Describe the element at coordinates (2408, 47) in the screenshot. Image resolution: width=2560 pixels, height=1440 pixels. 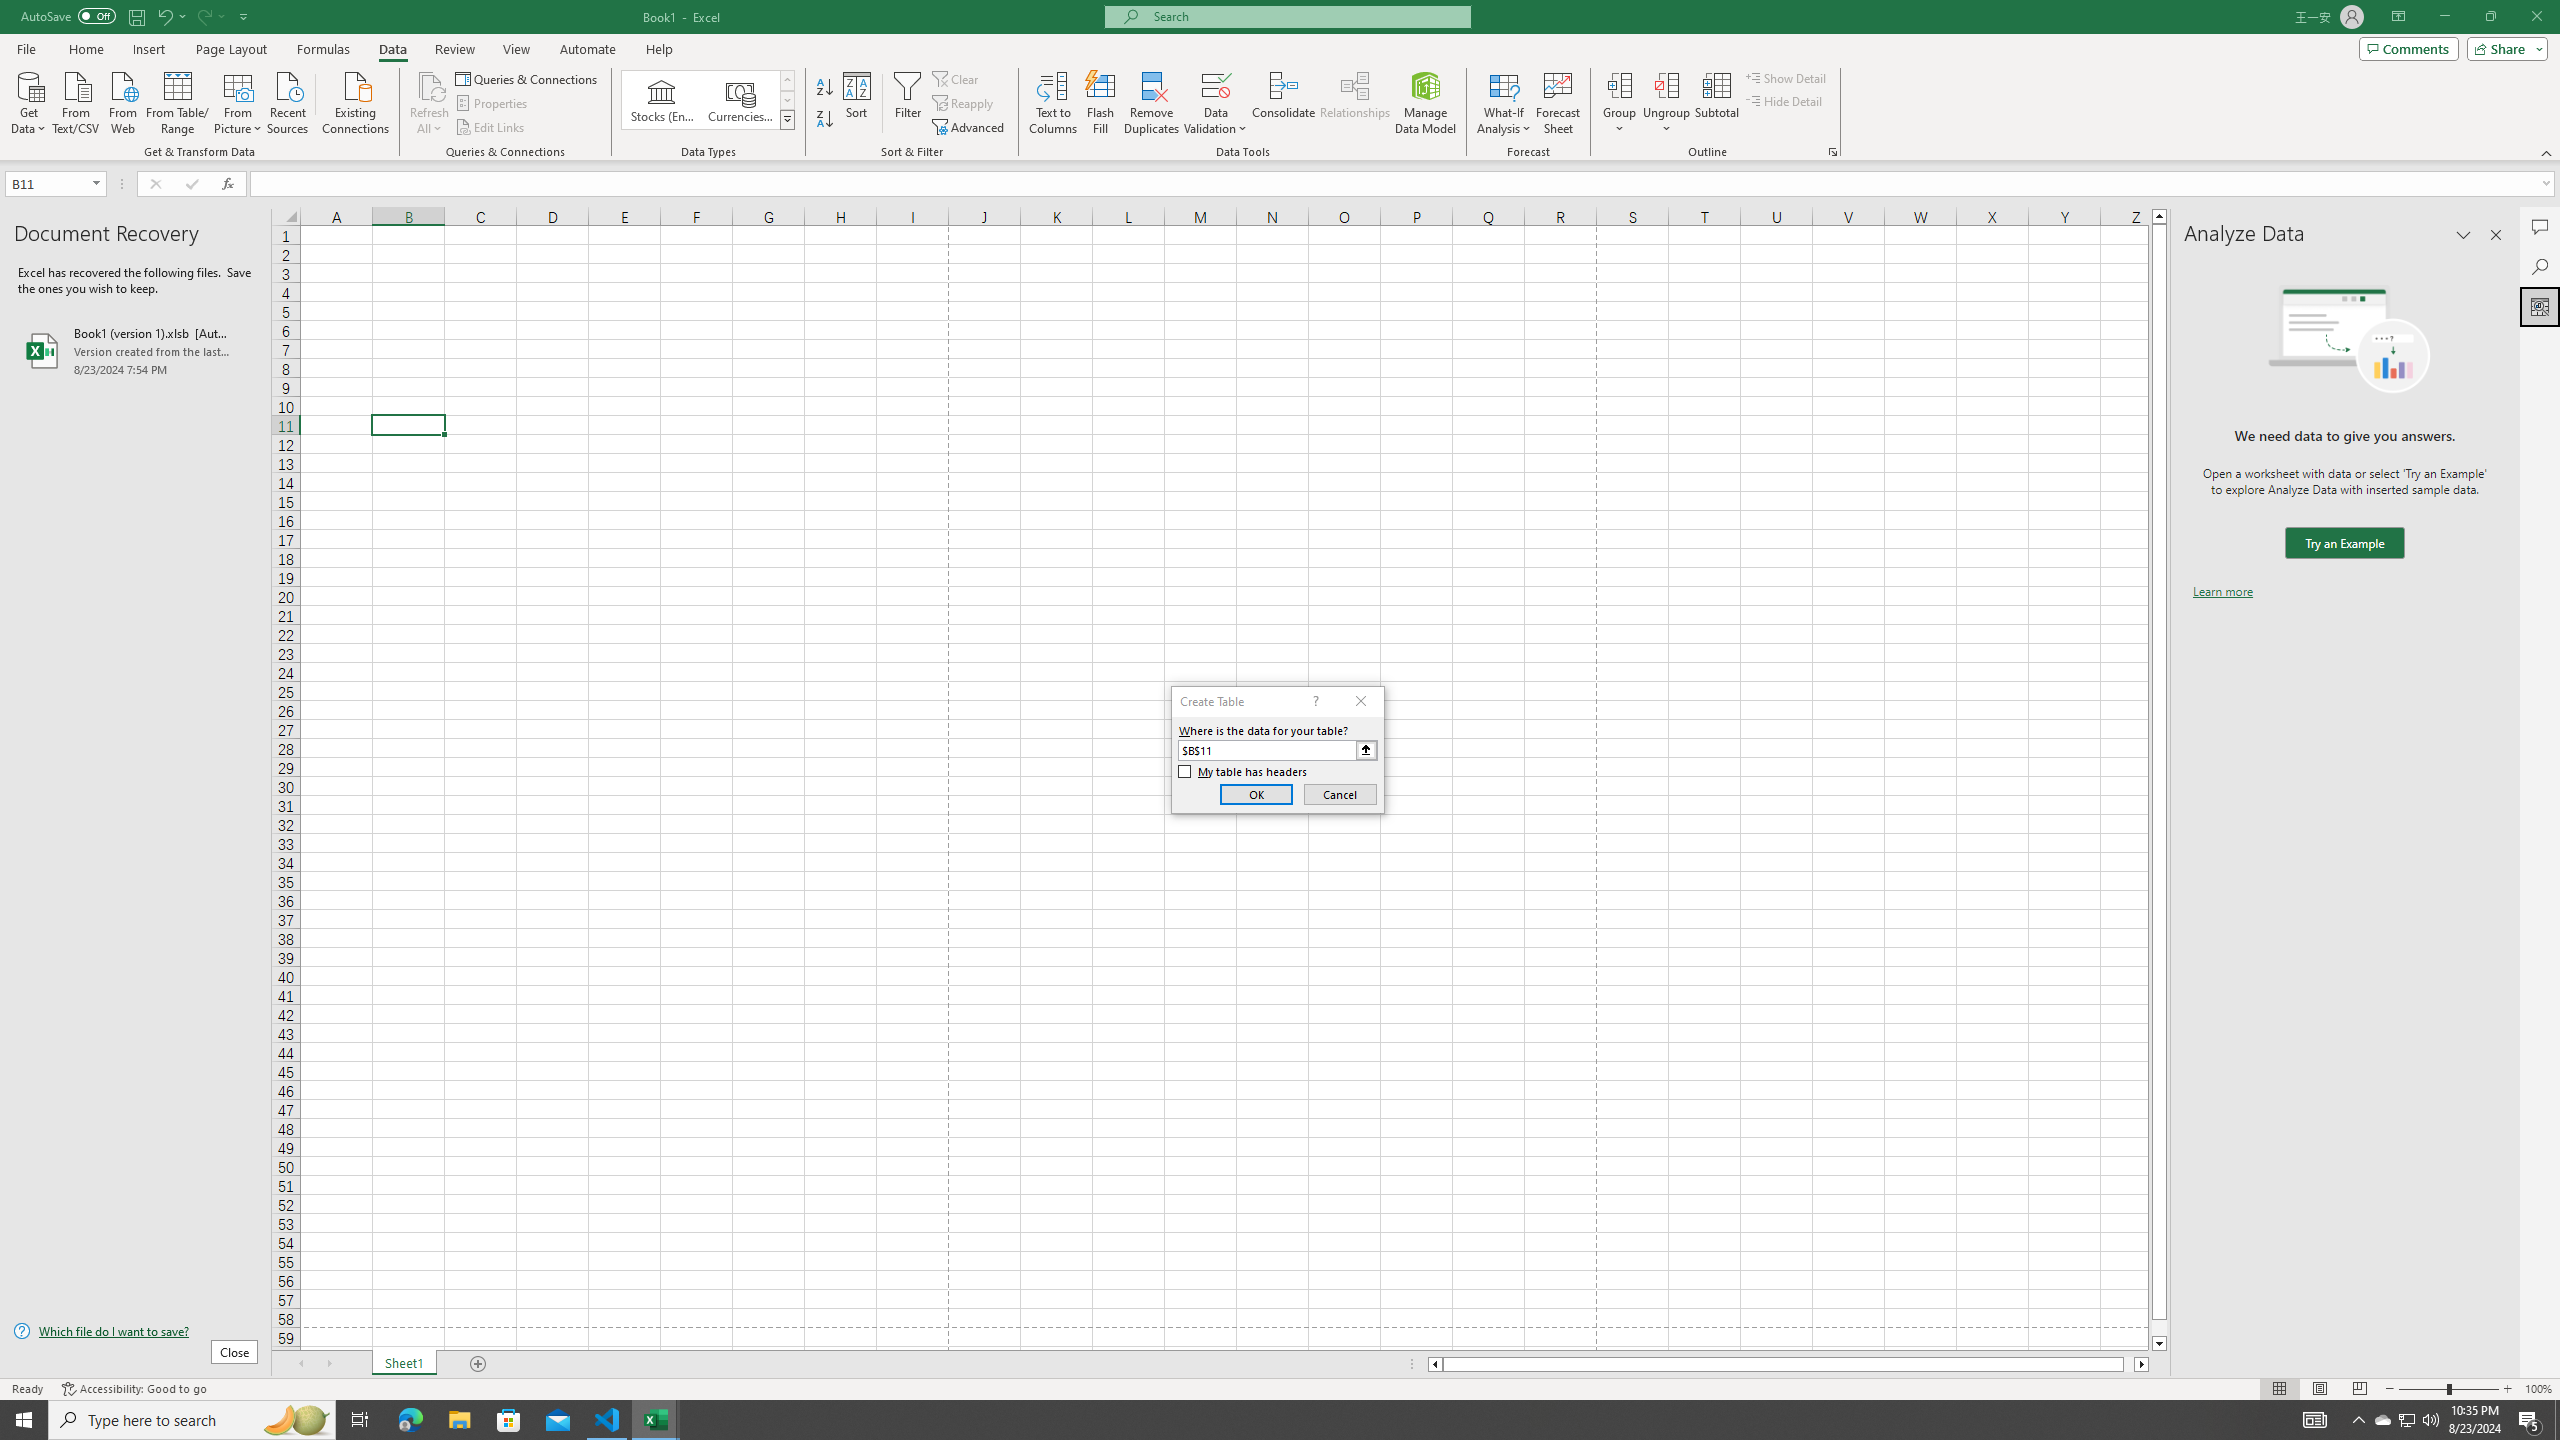
I see `'Comments'` at that location.